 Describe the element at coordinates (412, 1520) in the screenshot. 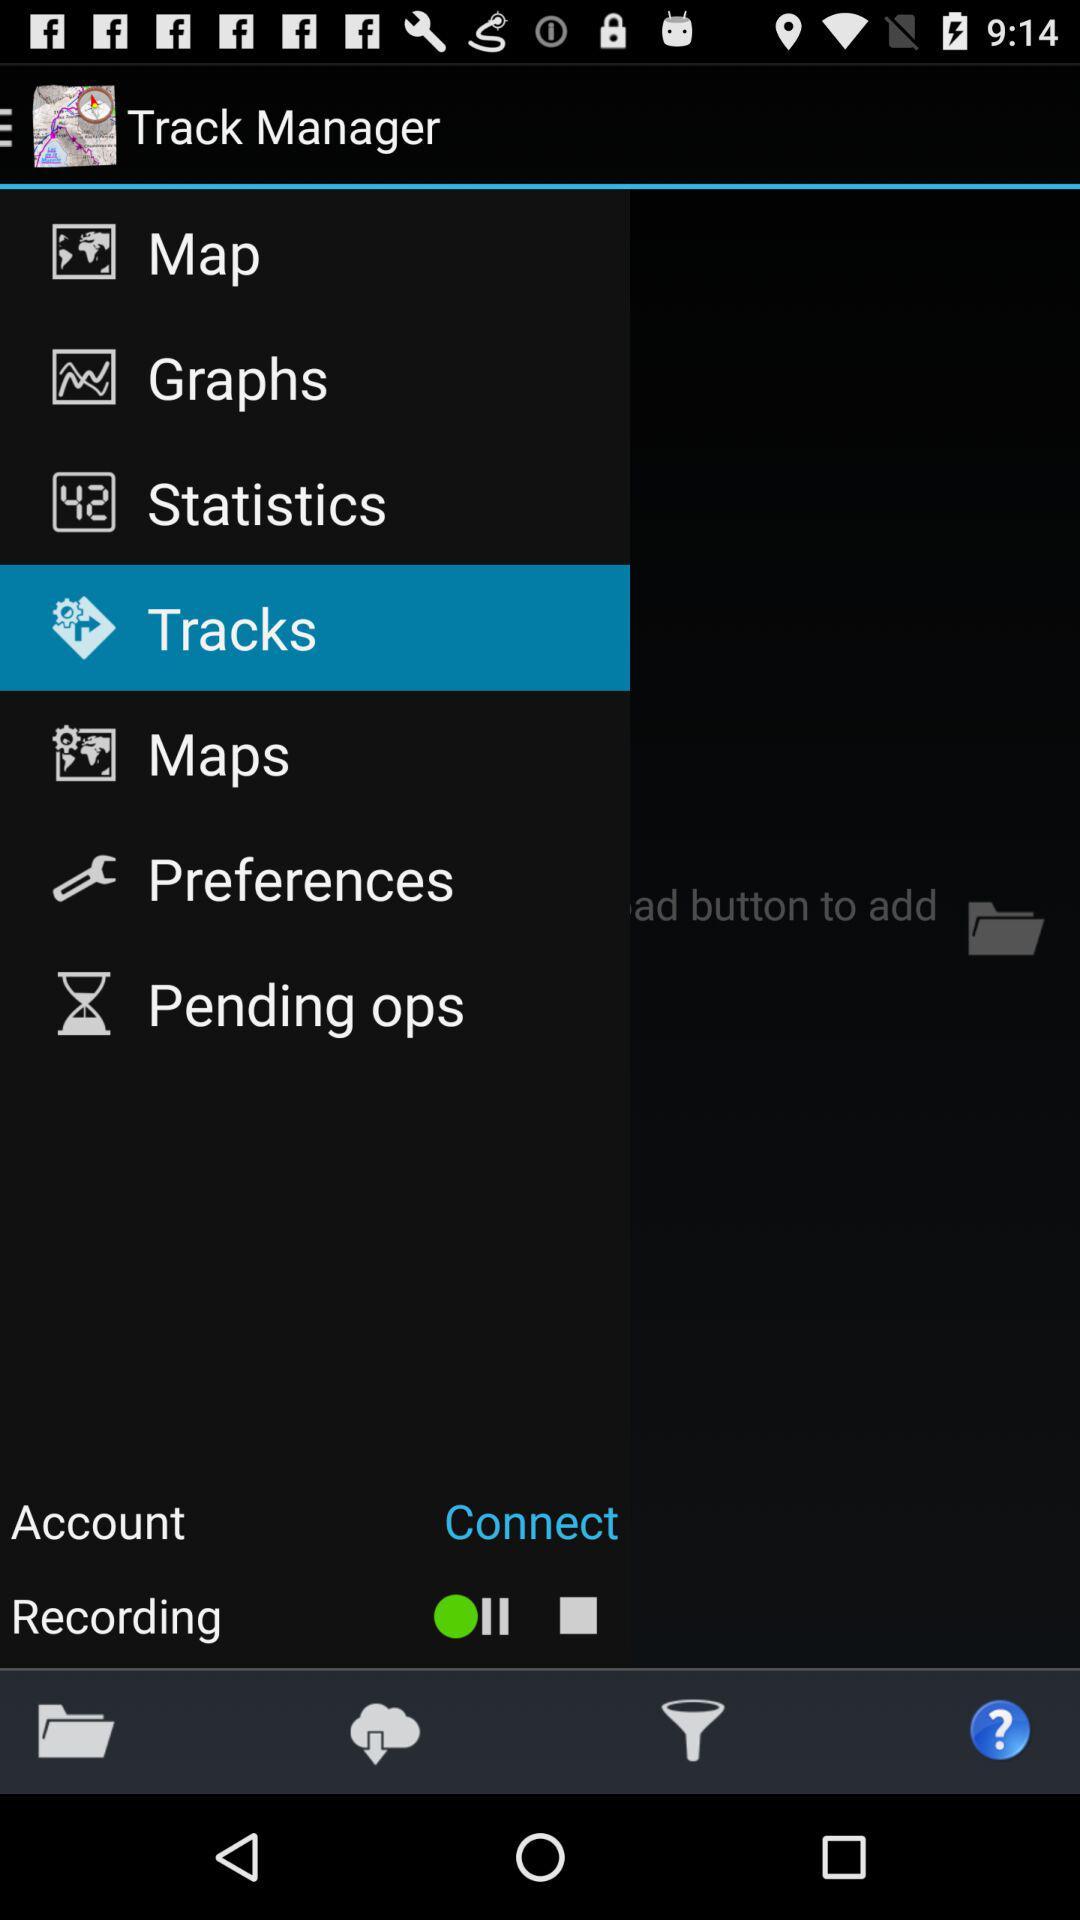

I see `the icon to the right of the account item` at that location.